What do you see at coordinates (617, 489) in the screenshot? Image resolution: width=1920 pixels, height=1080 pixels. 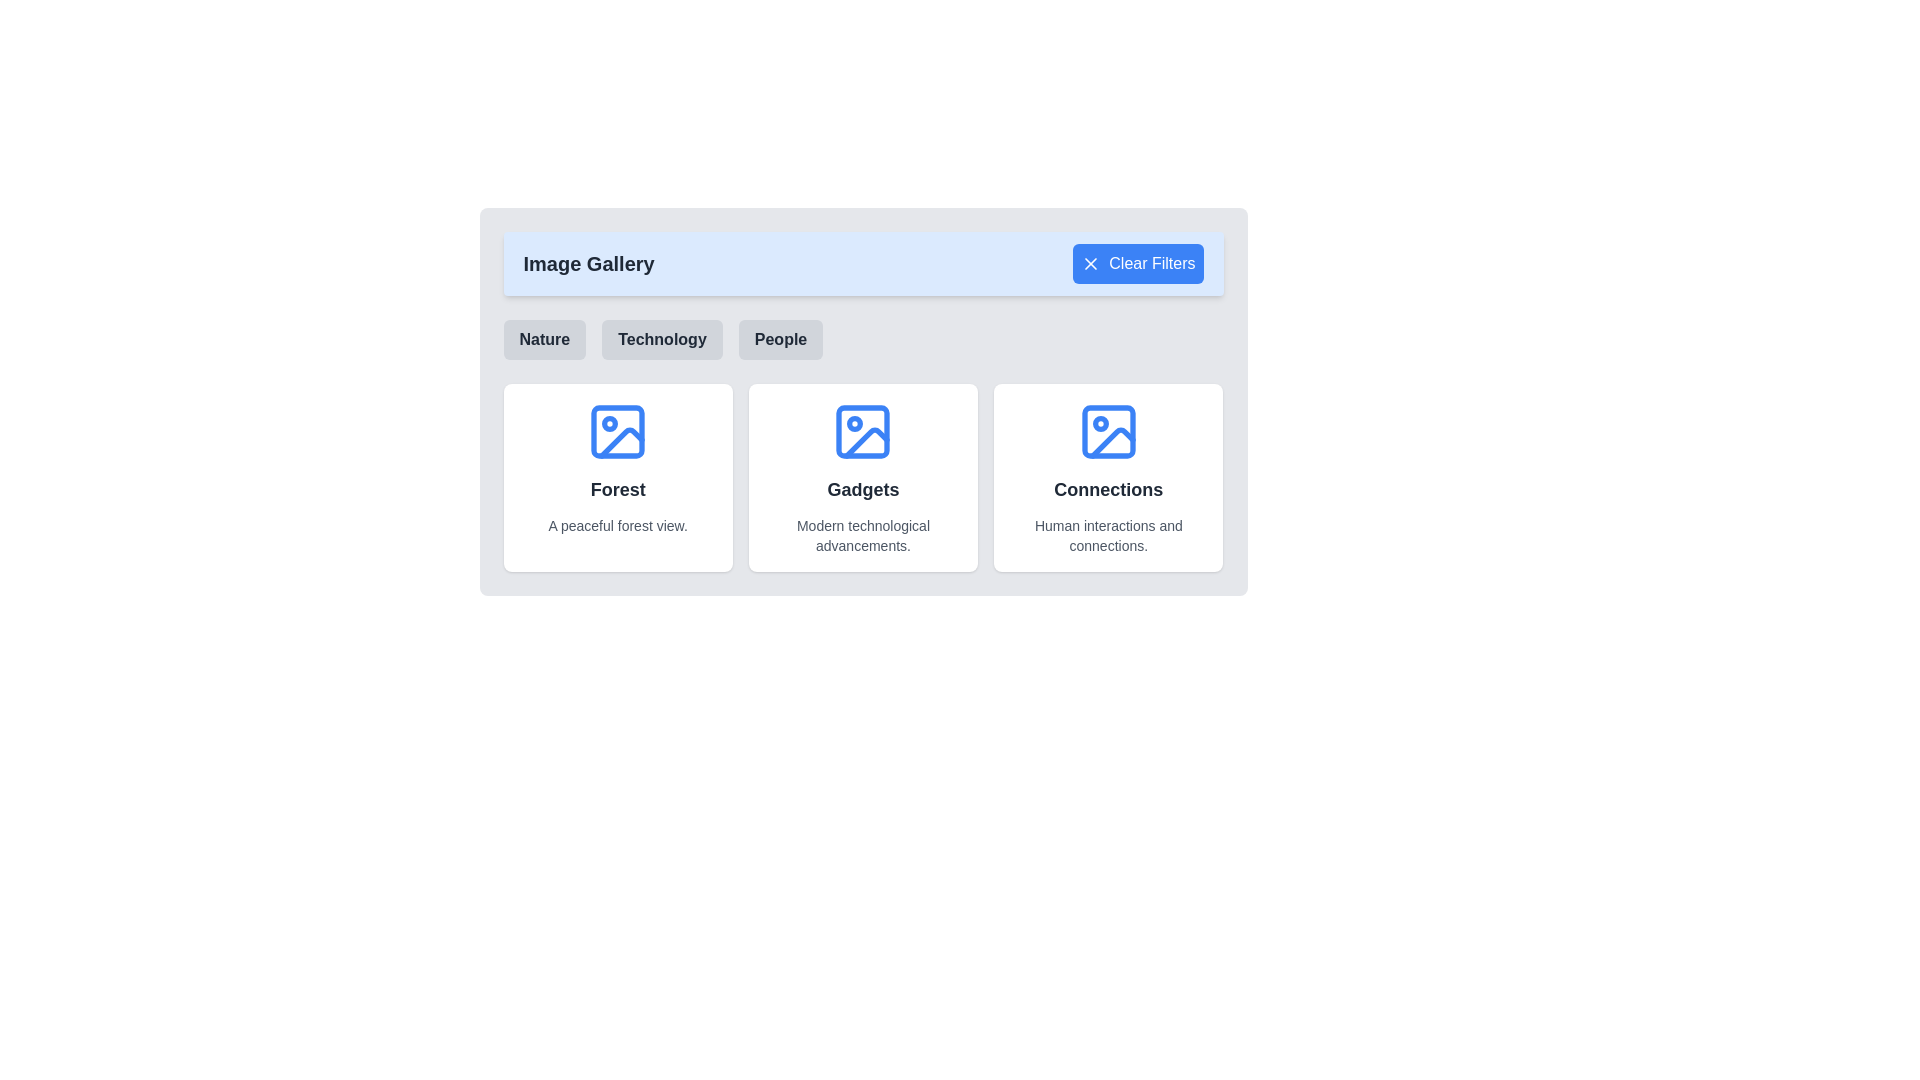 I see `the title text element located in the center of the rounded, shadowed white card on the left side of the interface, just below an icon and above the text 'A peaceful forest view.'` at bounding box center [617, 489].